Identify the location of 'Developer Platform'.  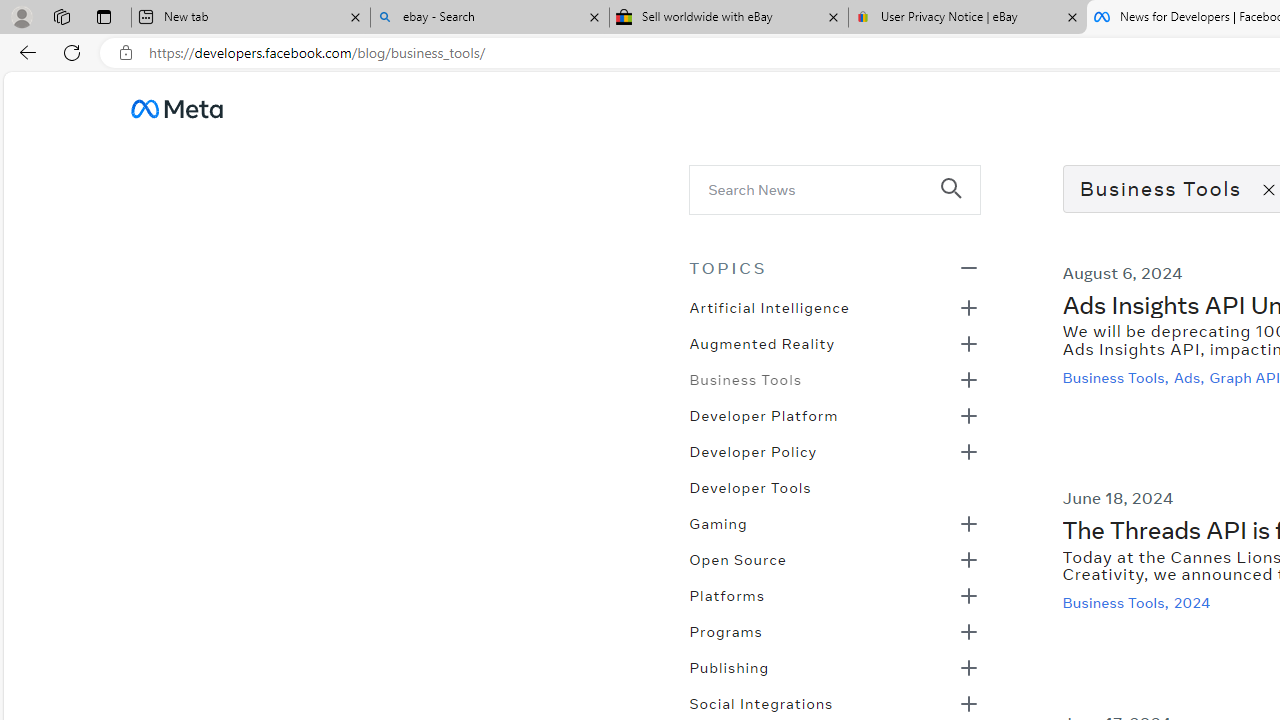
(762, 412).